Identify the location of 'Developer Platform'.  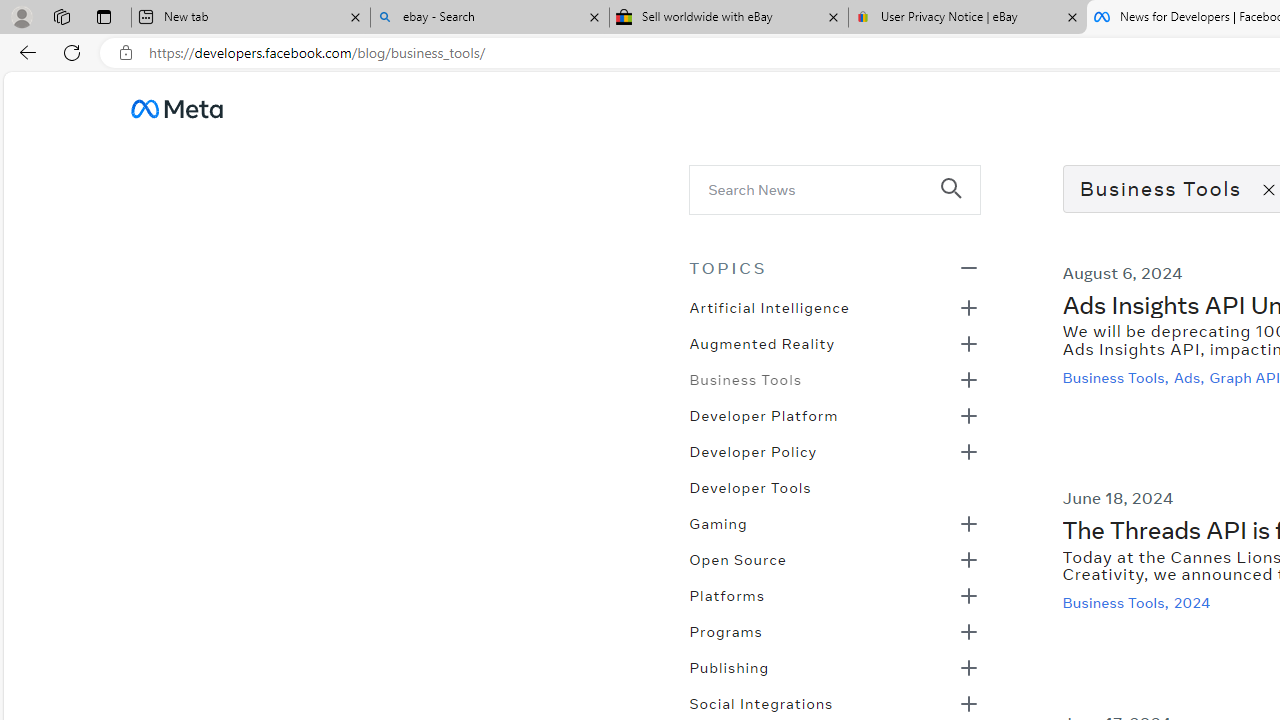
(762, 412).